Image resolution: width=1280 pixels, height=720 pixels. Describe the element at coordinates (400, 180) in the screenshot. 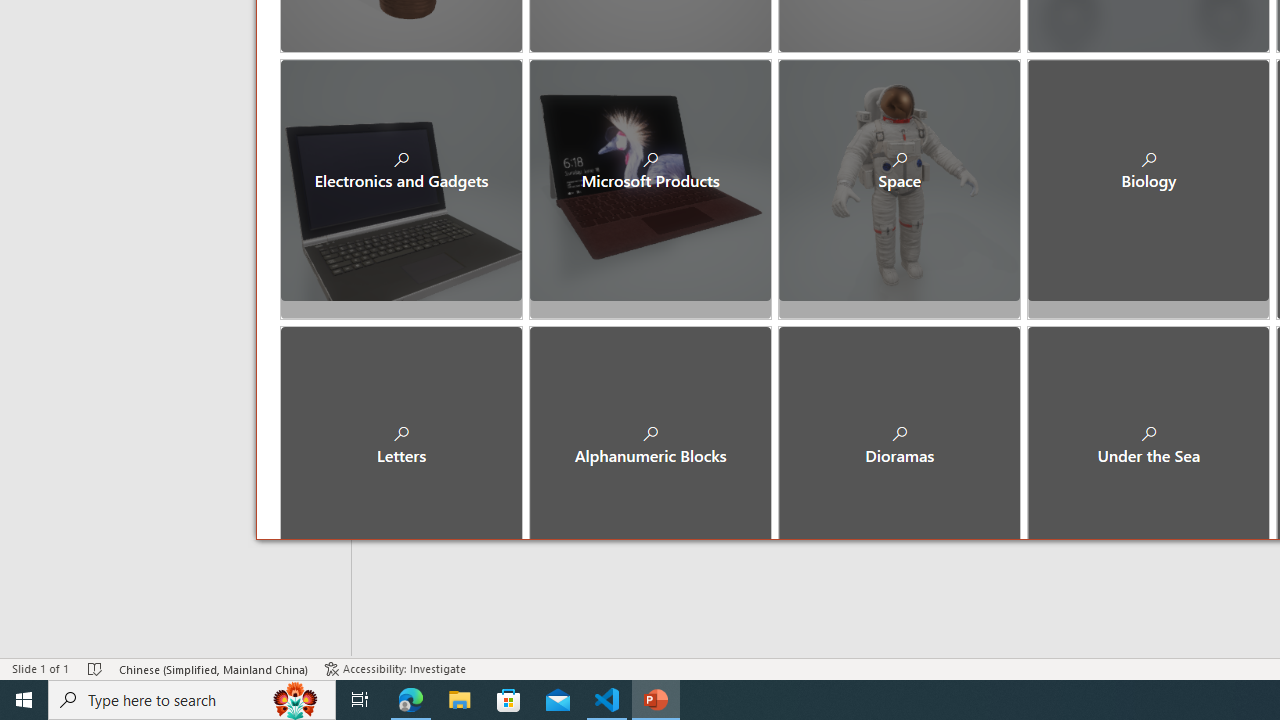

I see `'Electronics and Gadgets'` at that location.